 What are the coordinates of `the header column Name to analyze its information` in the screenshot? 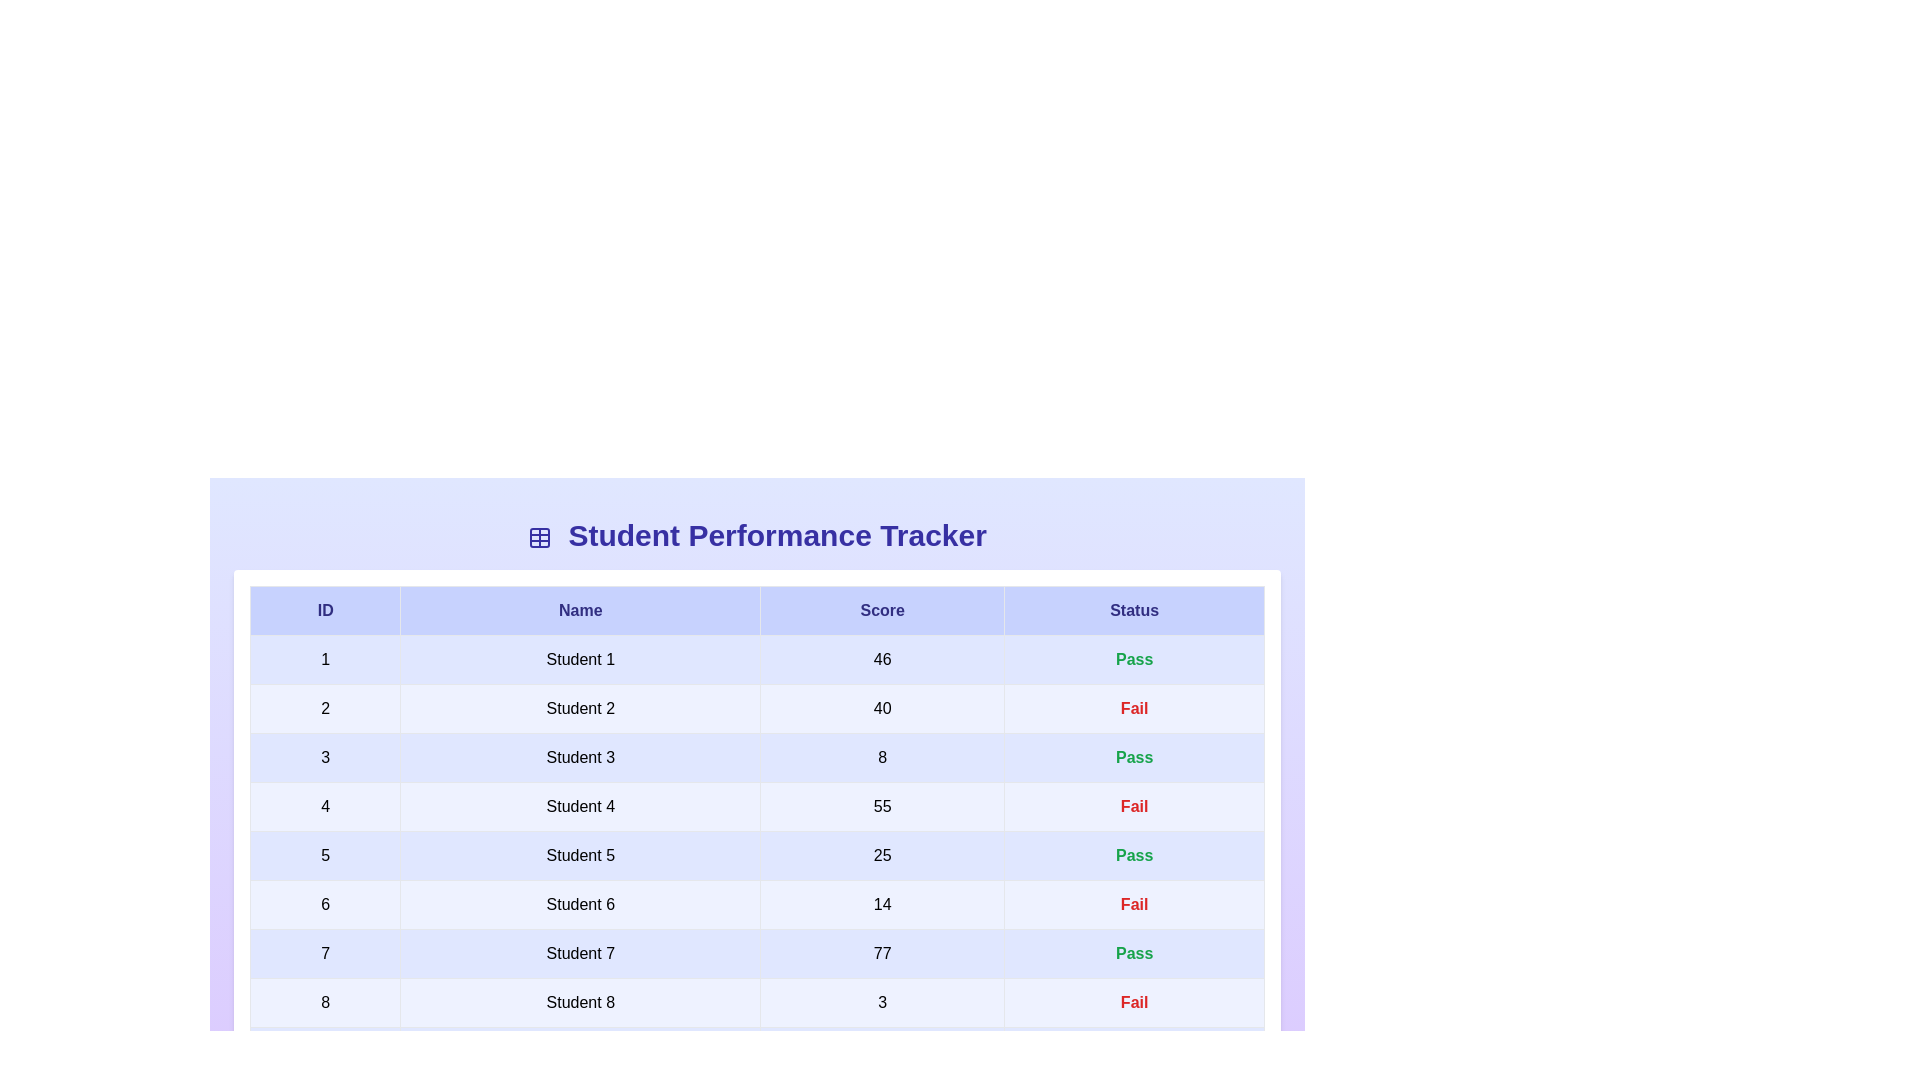 It's located at (579, 609).